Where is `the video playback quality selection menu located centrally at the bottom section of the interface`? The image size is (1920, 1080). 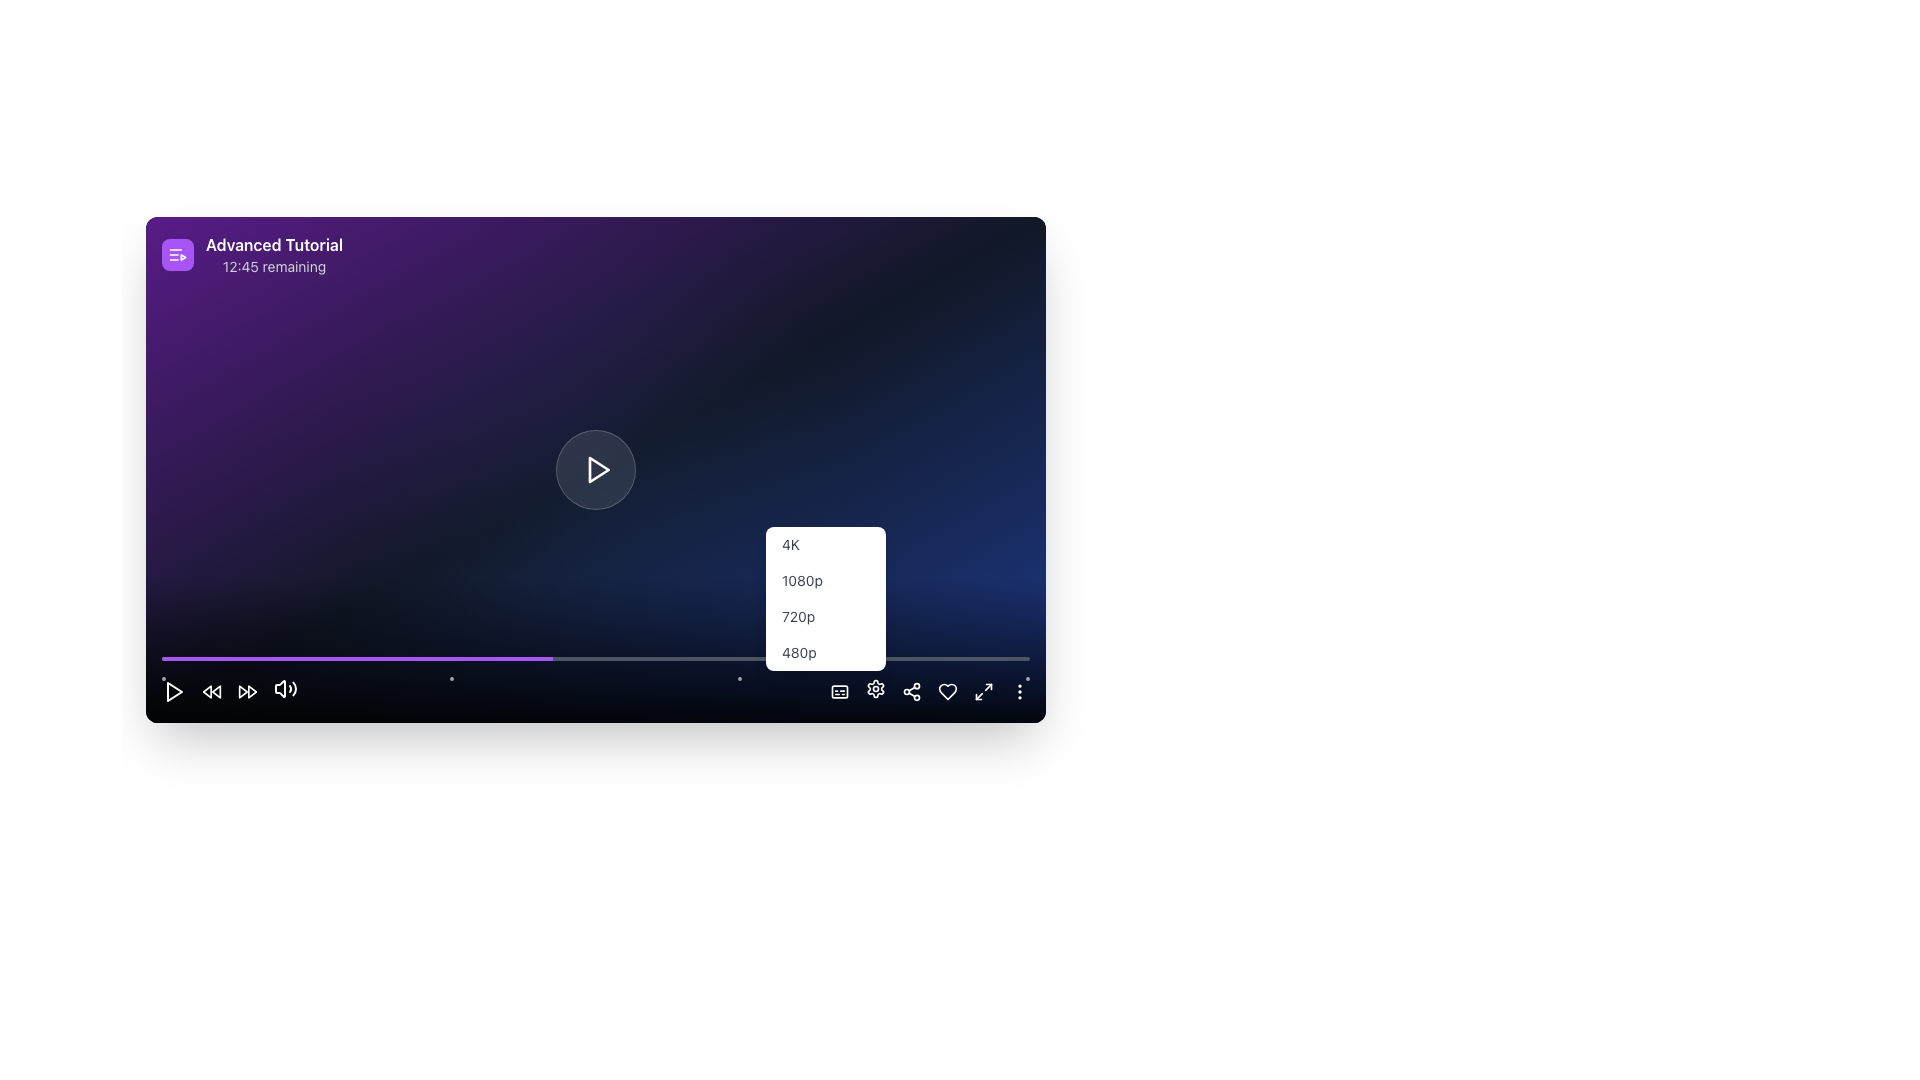 the video playback quality selection menu located centrally at the bottom section of the interface is located at coordinates (594, 690).